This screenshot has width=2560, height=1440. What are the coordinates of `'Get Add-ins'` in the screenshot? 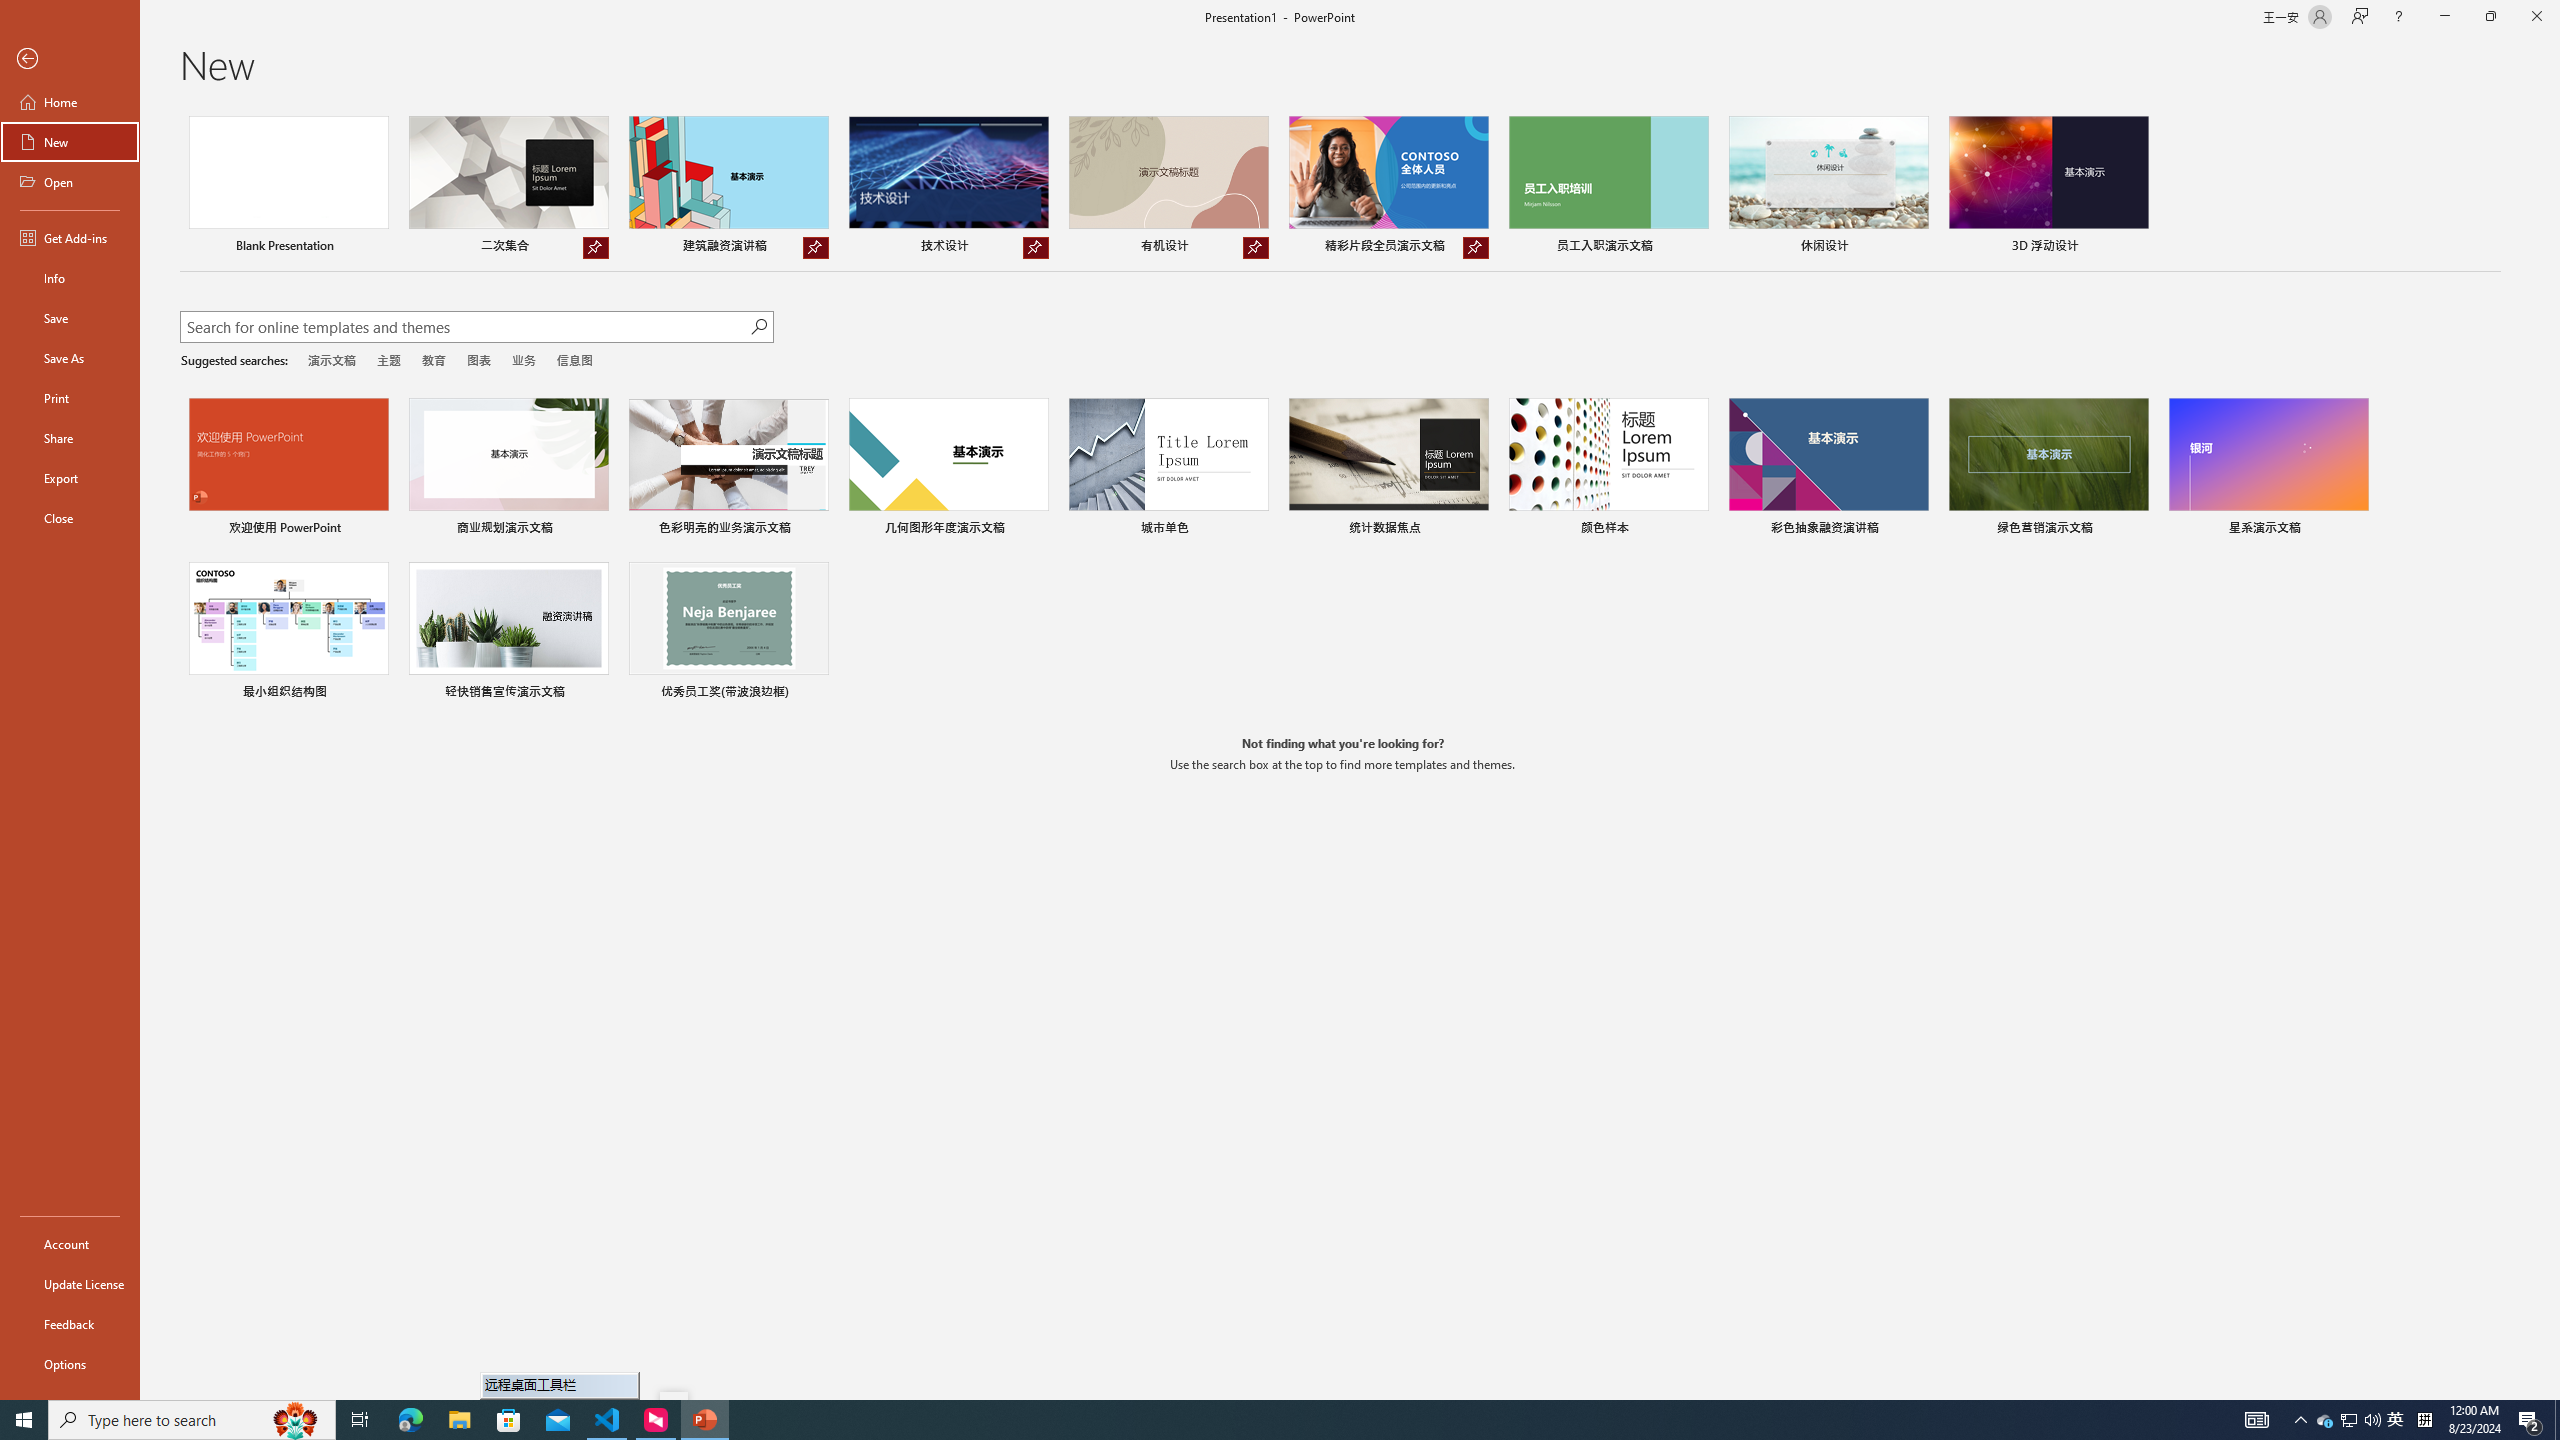 It's located at (69, 237).